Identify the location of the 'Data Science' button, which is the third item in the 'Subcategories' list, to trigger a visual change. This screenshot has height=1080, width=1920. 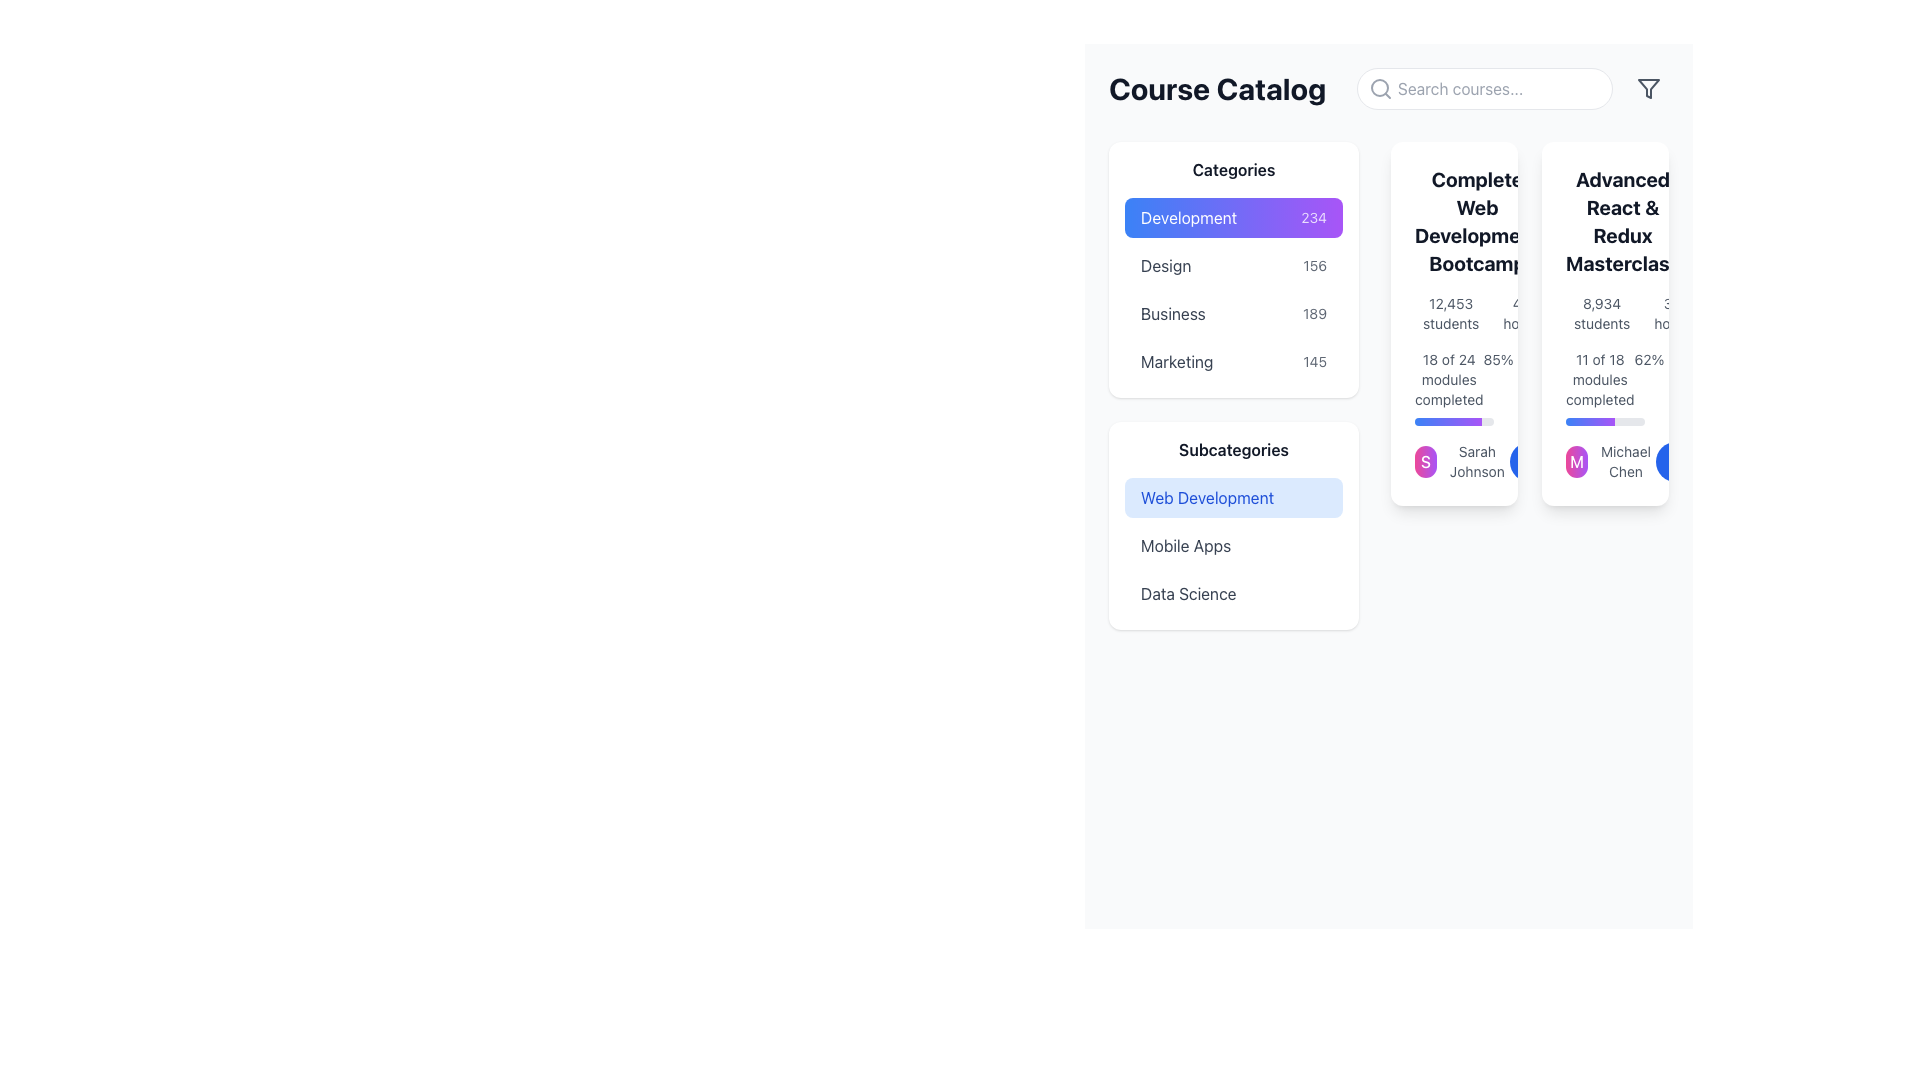
(1232, 593).